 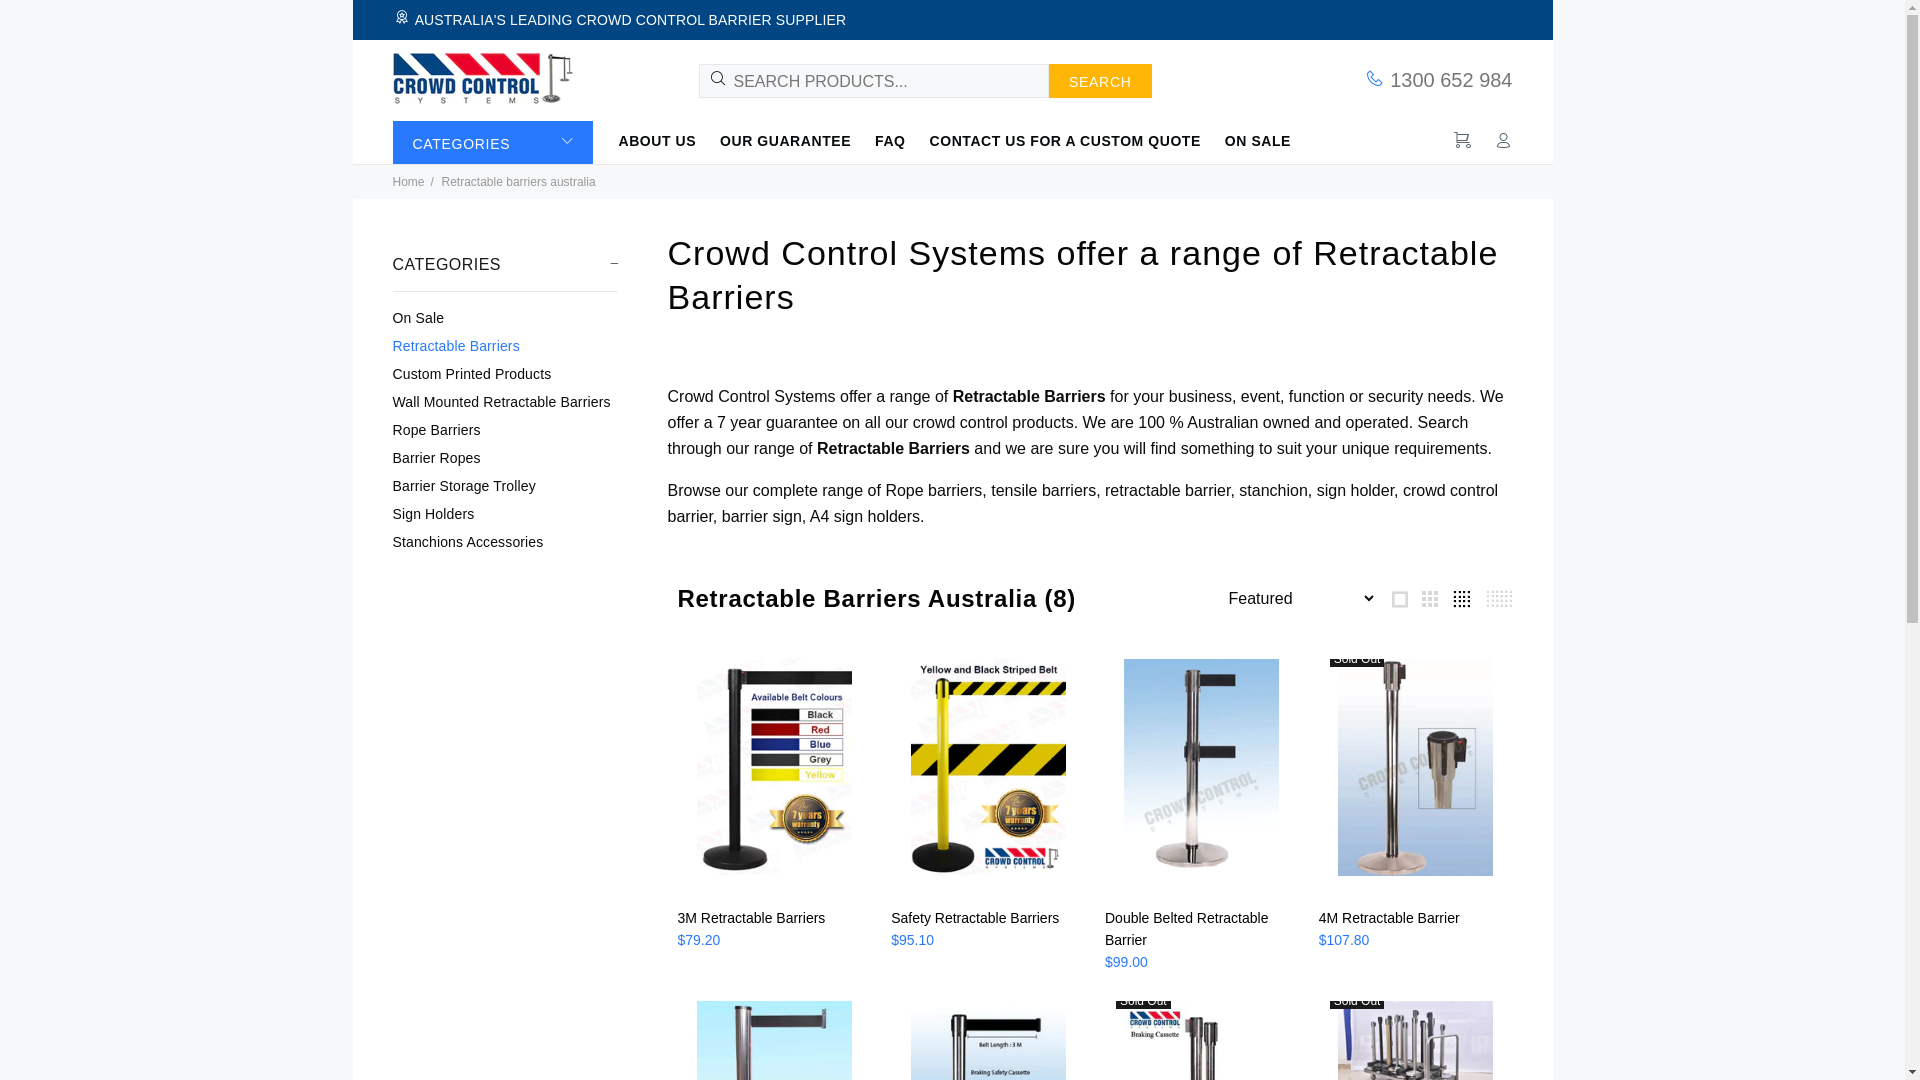 What do you see at coordinates (504, 458) in the screenshot?
I see `'Barrier Ropes'` at bounding box center [504, 458].